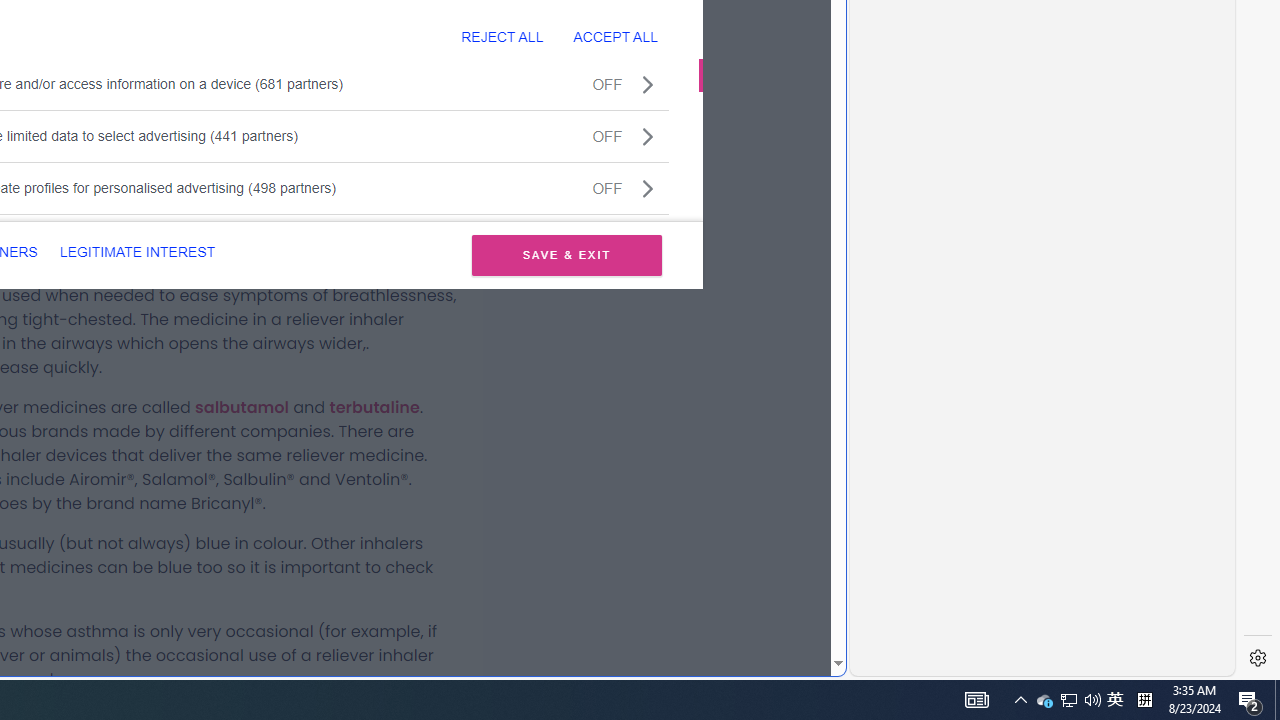 This screenshot has width=1280, height=720. What do you see at coordinates (614, 36) in the screenshot?
I see `'ACCEPT ALL'` at bounding box center [614, 36].